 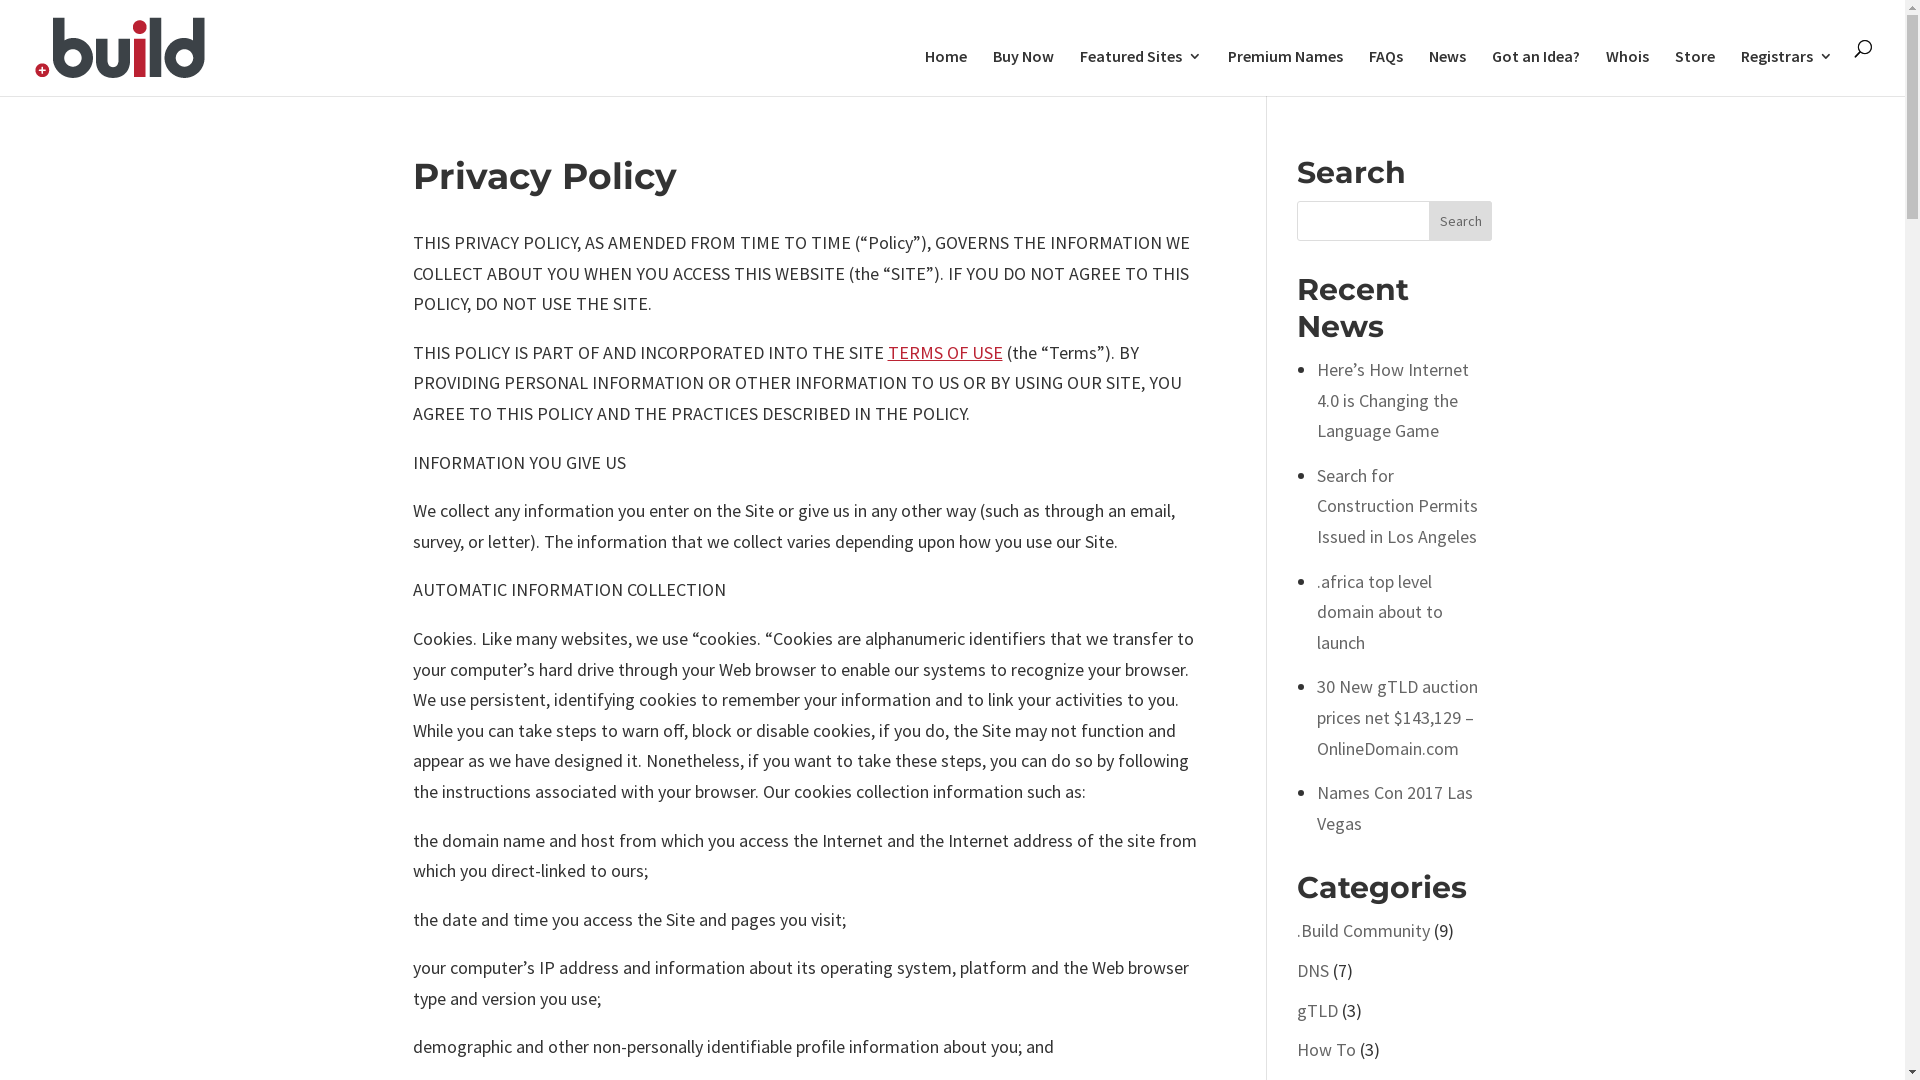 I want to click on 'Featured Sites', so click(x=1141, y=71).